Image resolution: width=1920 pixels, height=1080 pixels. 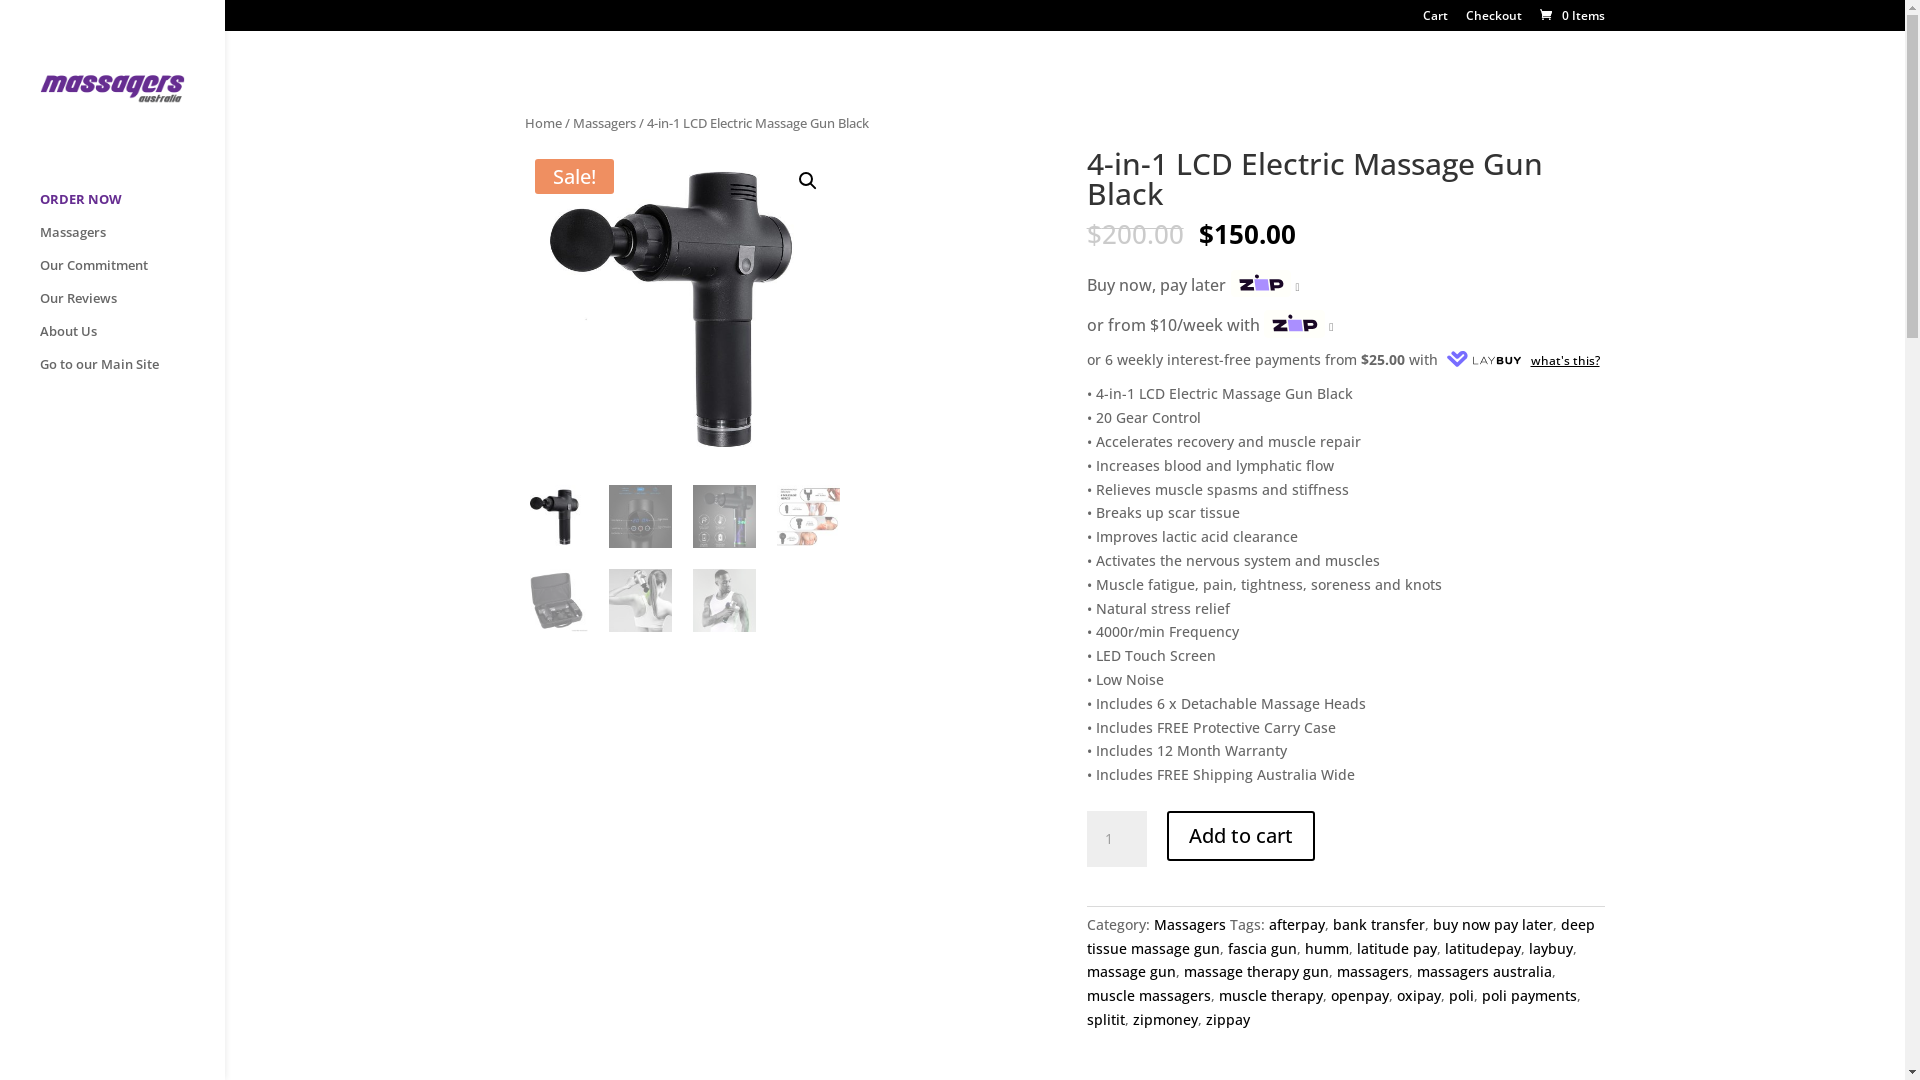 I want to click on 'afterpay', so click(x=1296, y=924).